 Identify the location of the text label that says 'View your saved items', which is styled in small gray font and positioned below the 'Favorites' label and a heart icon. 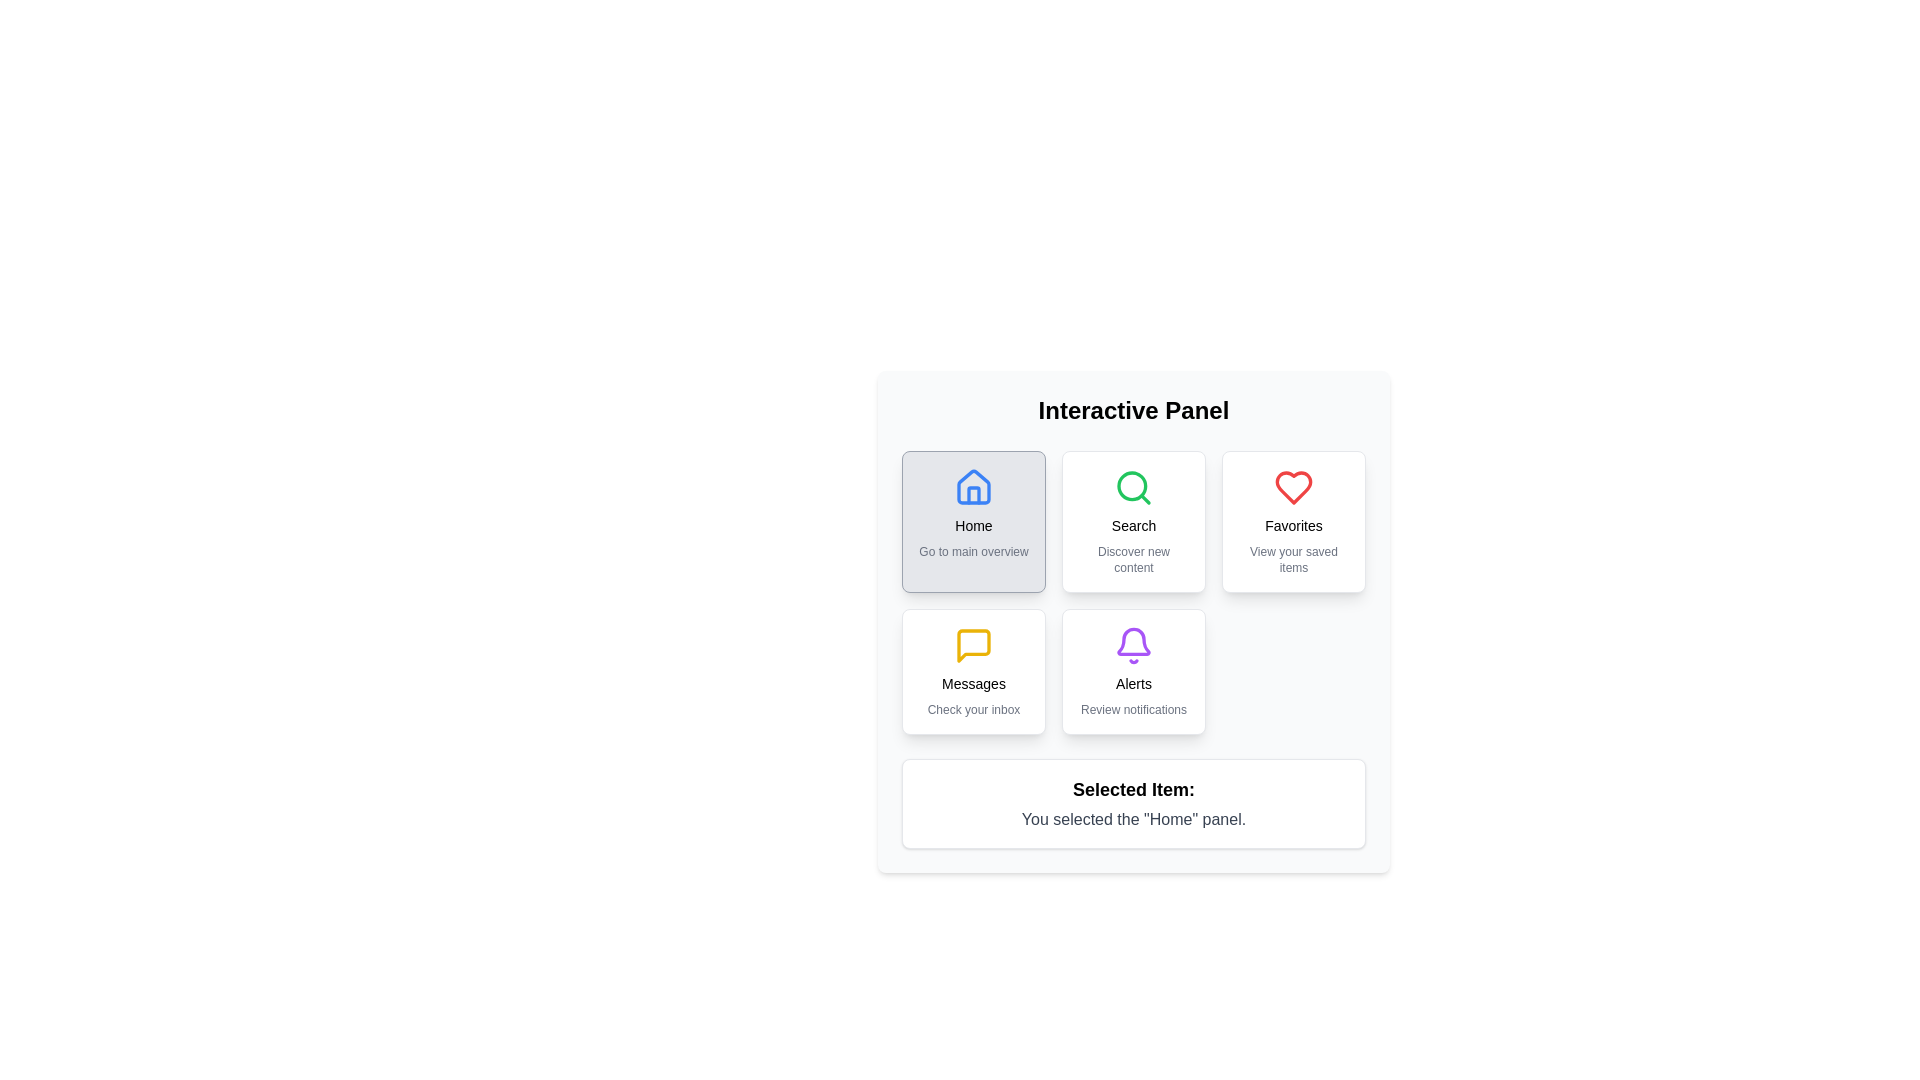
(1294, 559).